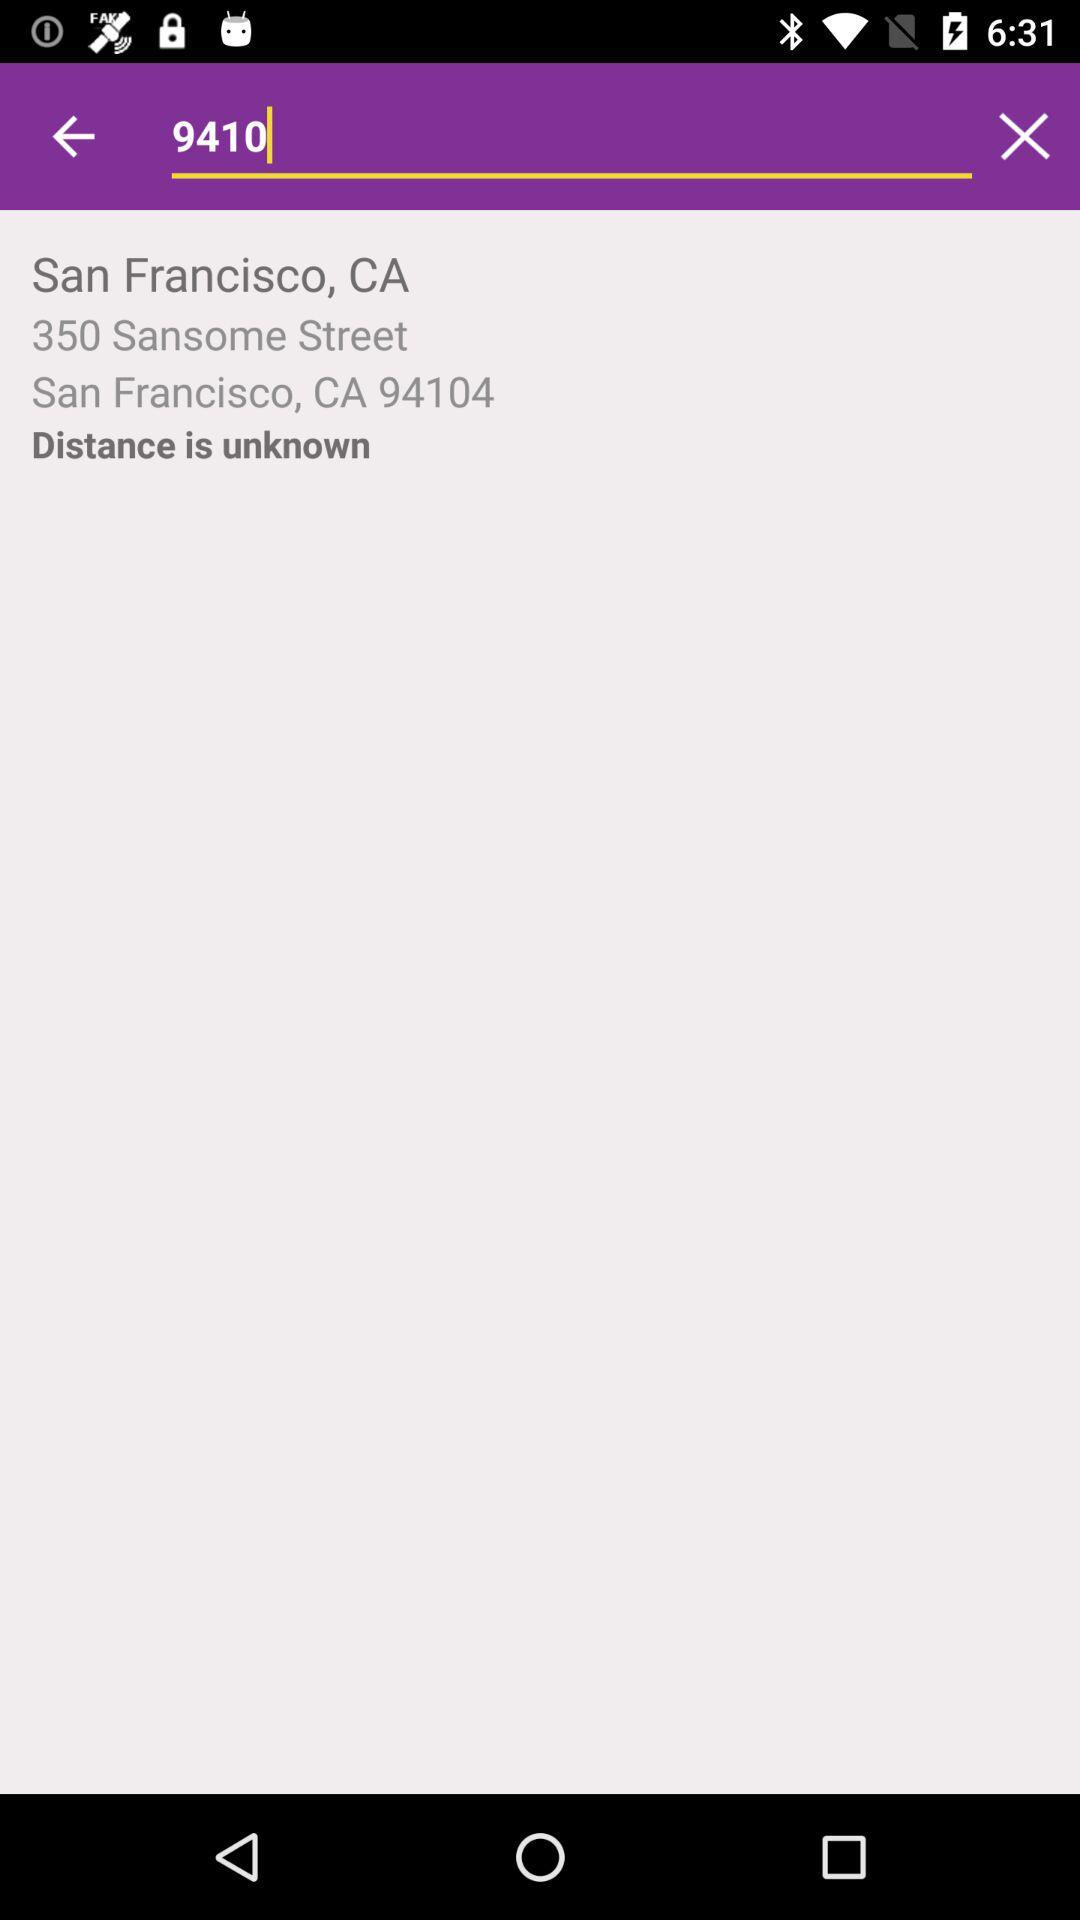  What do you see at coordinates (540, 333) in the screenshot?
I see `icon below the san francisco, ca icon` at bounding box center [540, 333].